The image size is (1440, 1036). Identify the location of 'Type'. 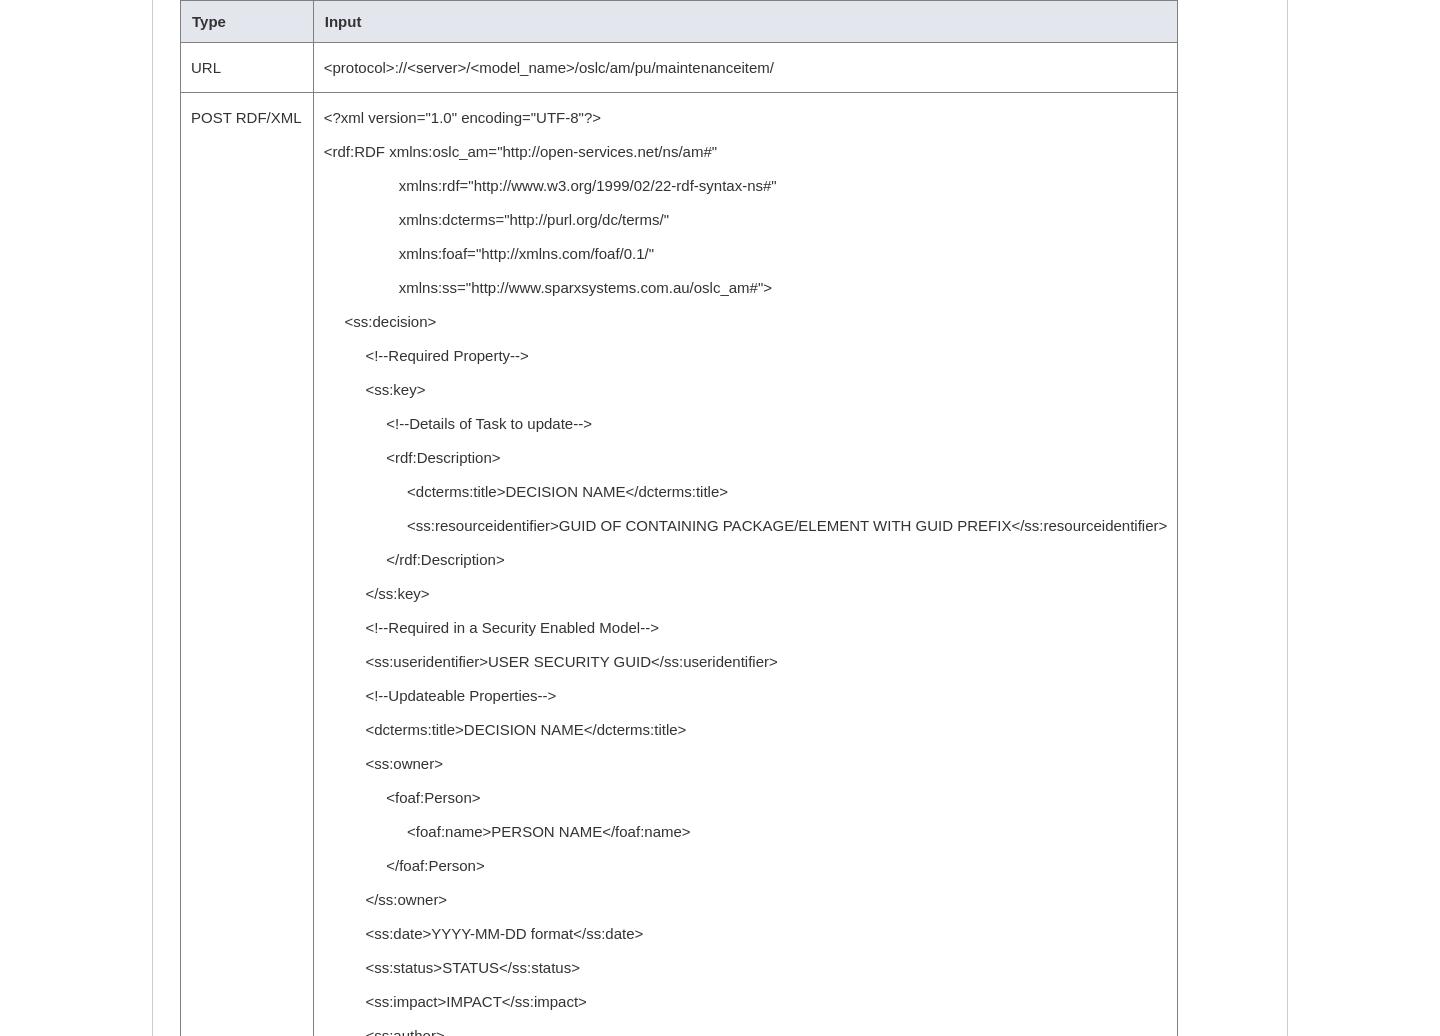
(191, 21).